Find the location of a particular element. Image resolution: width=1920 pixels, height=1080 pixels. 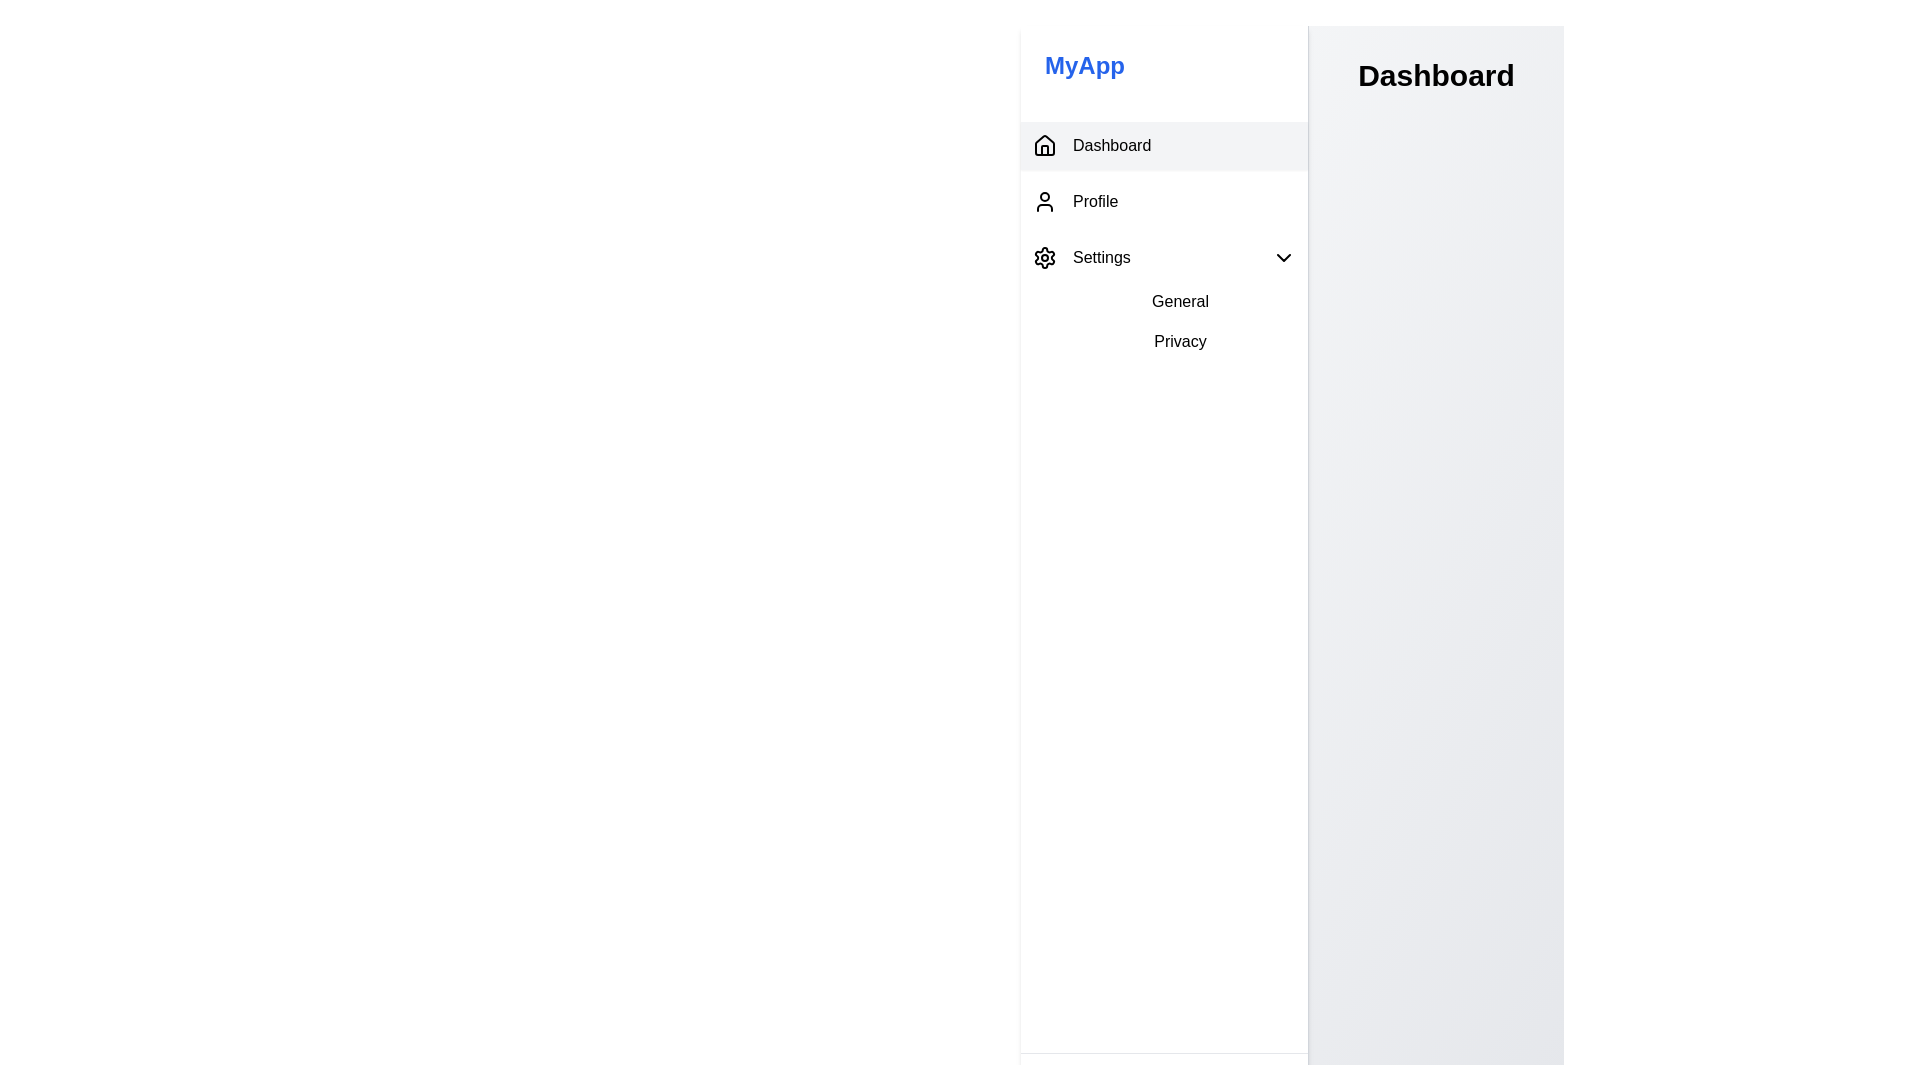

the 'Privacy' text label in the Settings section is located at coordinates (1180, 341).